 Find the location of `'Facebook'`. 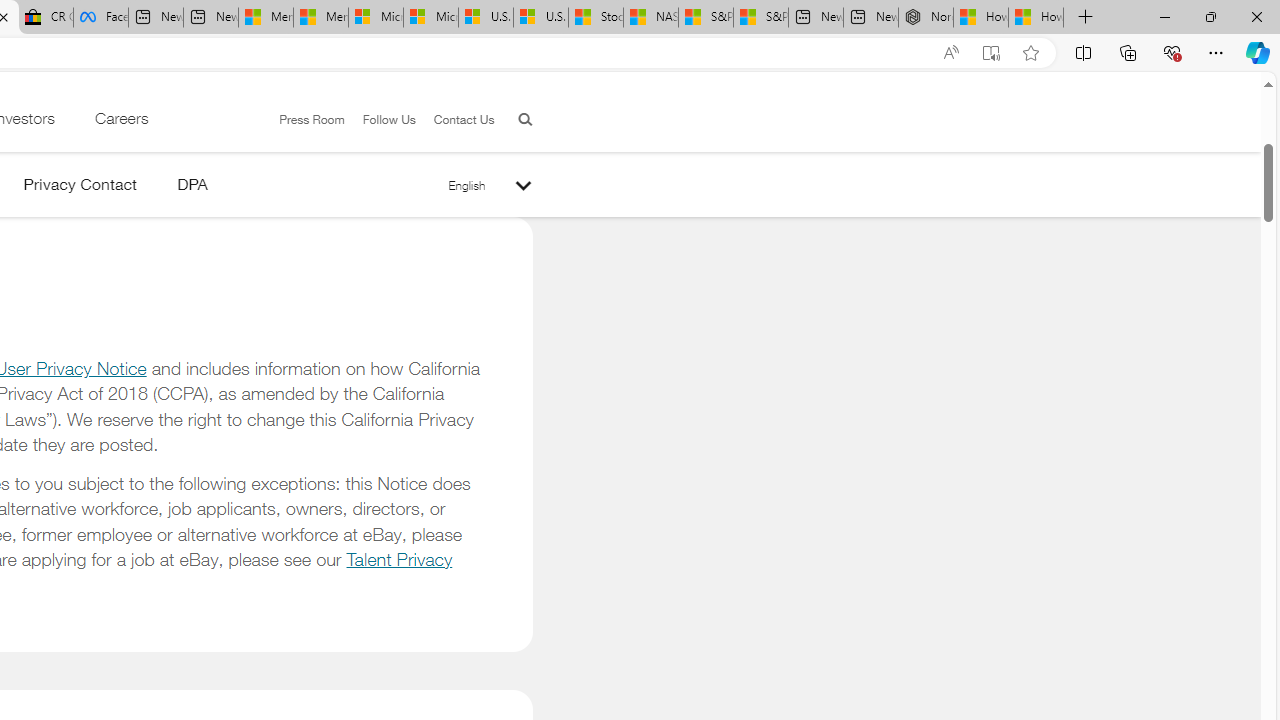

'Facebook' is located at coordinates (100, 17).